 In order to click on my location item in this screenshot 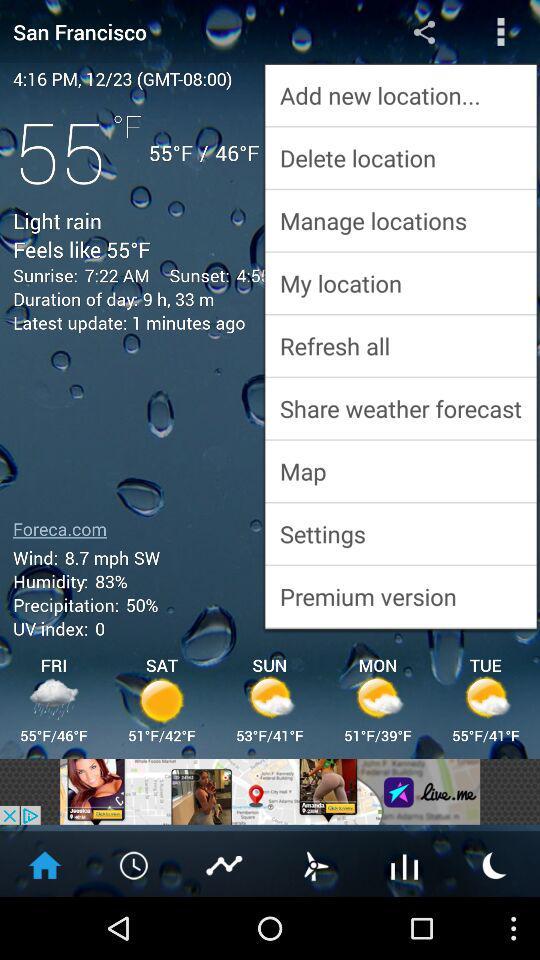, I will do `click(400, 282)`.